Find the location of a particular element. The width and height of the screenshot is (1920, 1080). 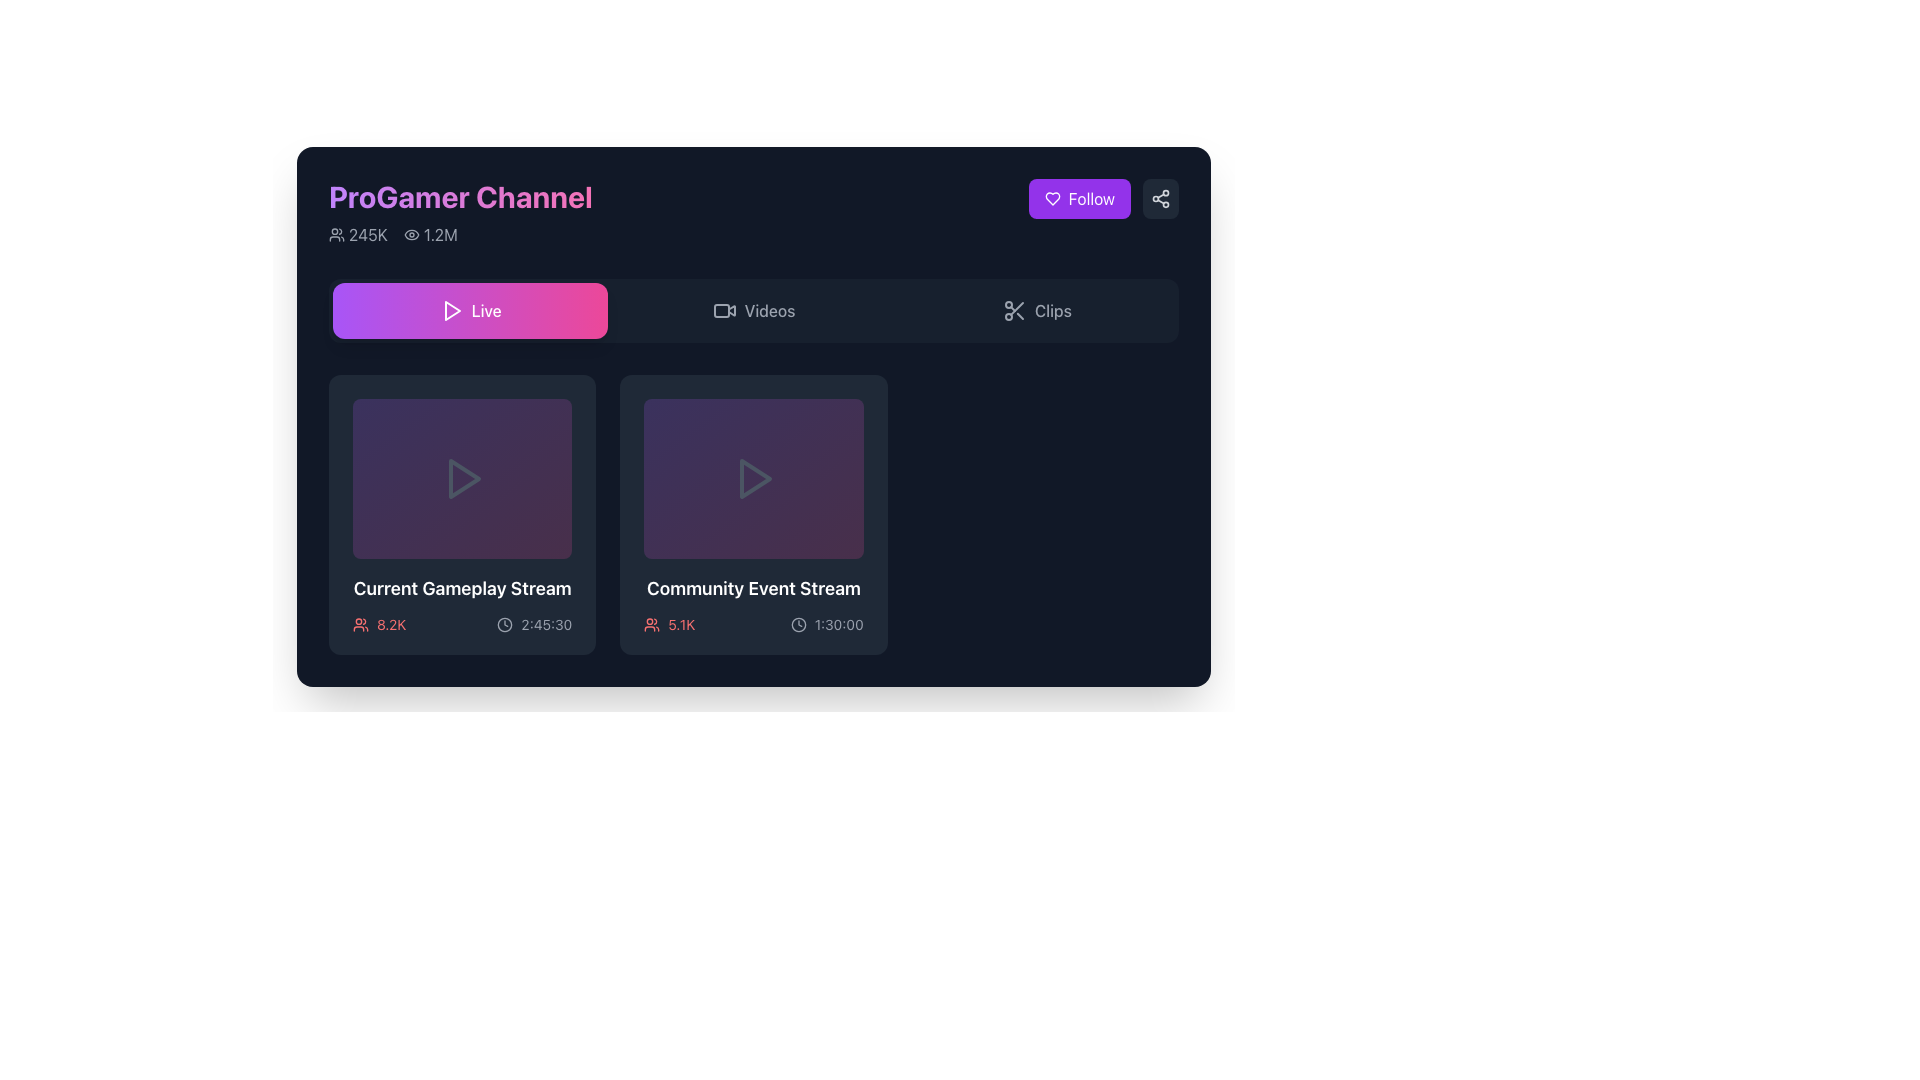

the user engagement icon located in the lower section of the right card, next to the text '5.1K', which indicates the number of viewers for the associated content is located at coordinates (652, 623).